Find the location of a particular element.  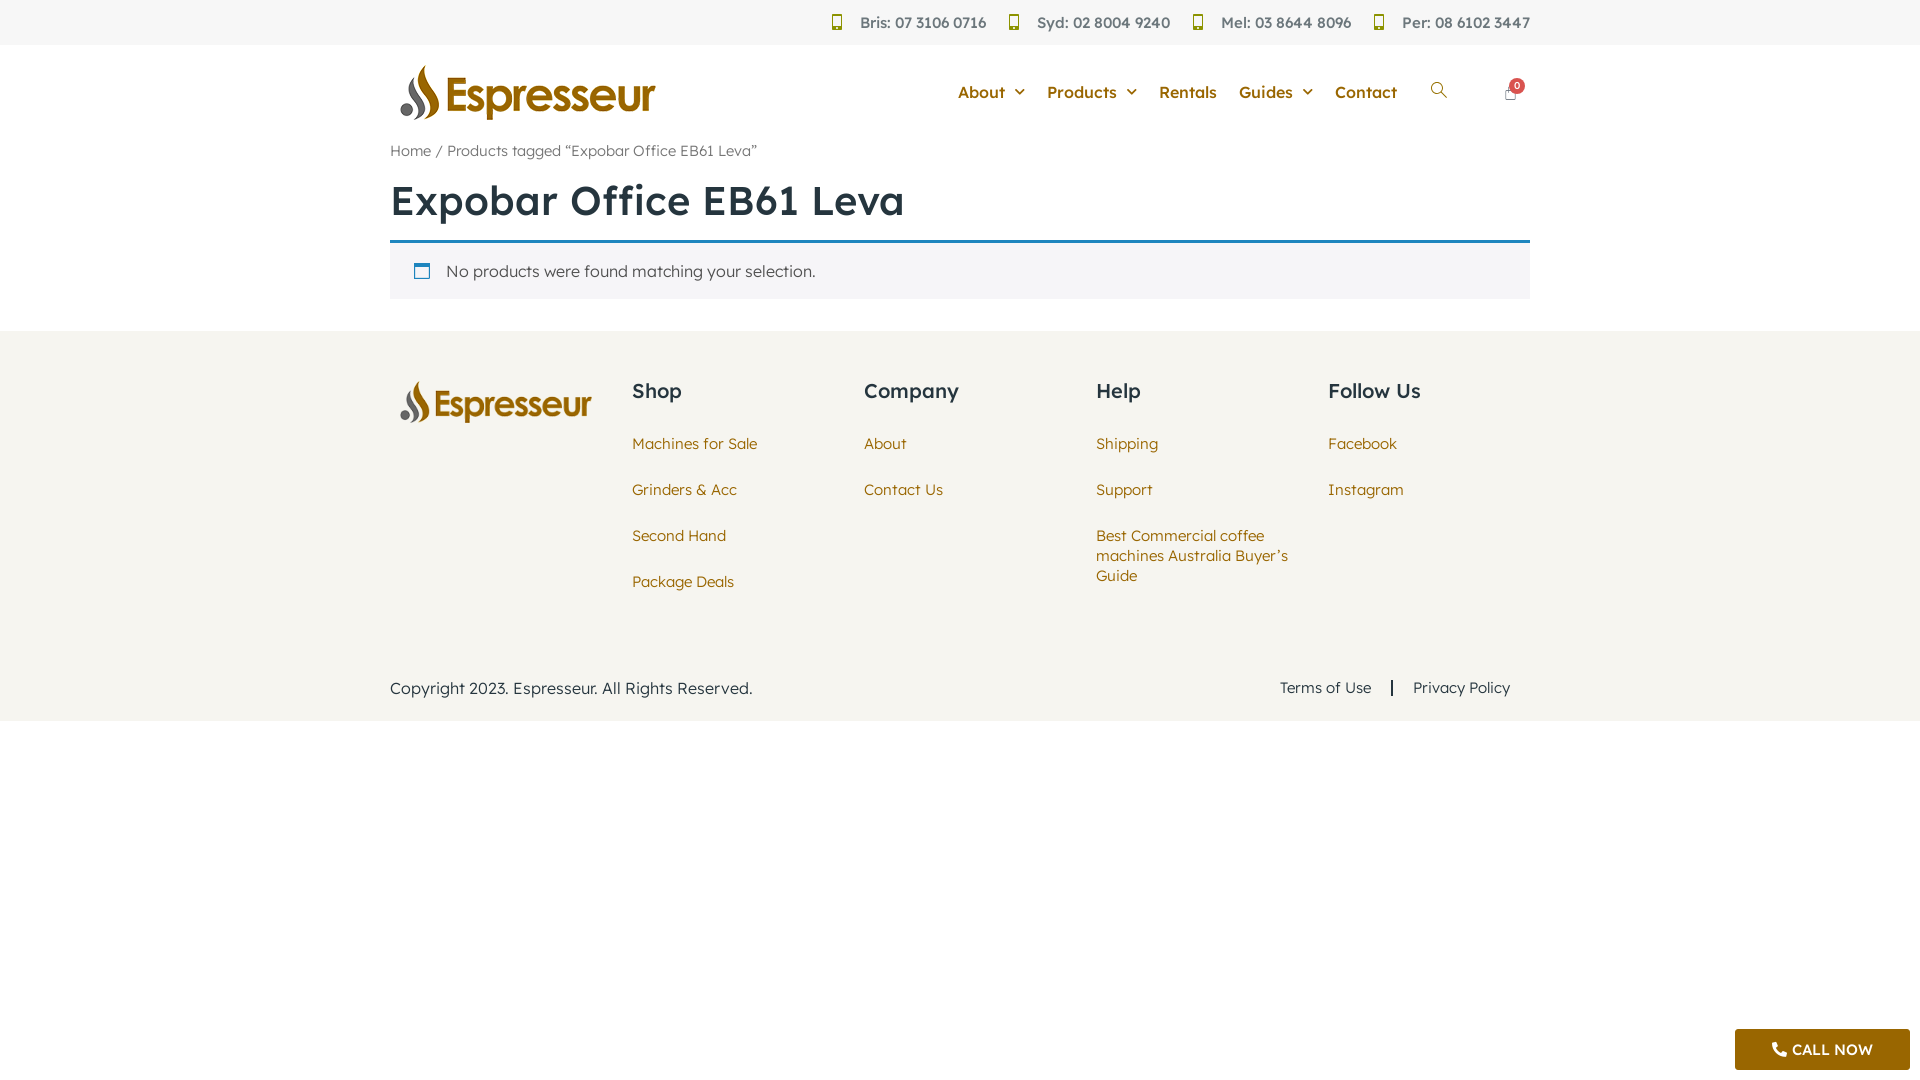

'Privacy Policy' is located at coordinates (1461, 686).